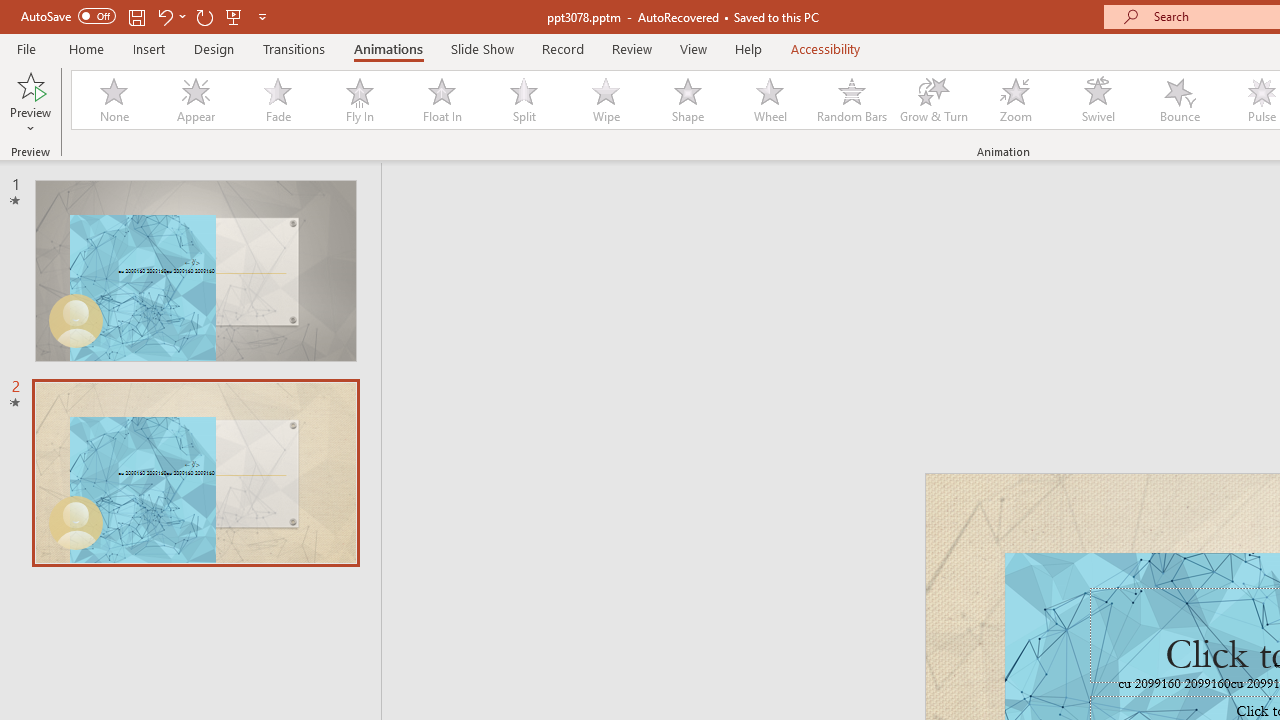 This screenshot has width=1280, height=720. What do you see at coordinates (359, 100) in the screenshot?
I see `'Fly In'` at bounding box center [359, 100].